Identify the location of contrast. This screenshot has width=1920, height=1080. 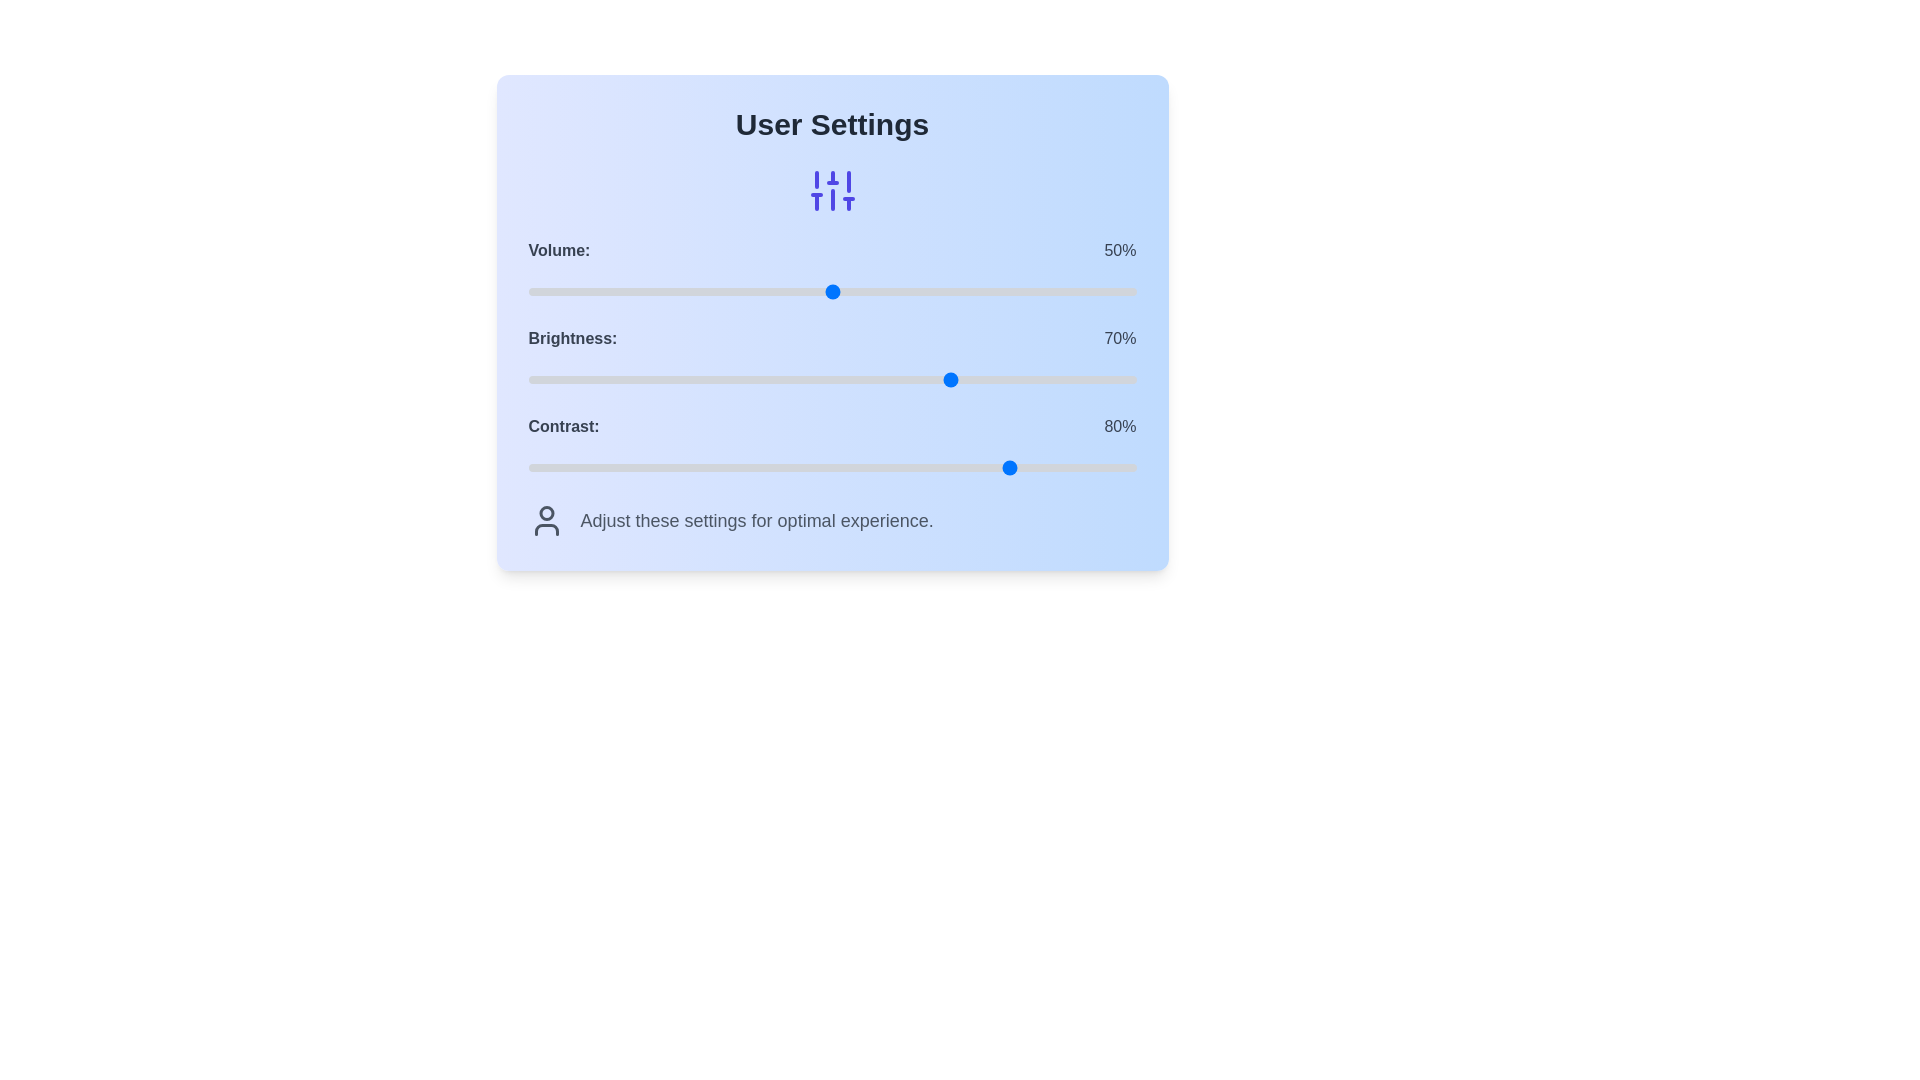
(990, 467).